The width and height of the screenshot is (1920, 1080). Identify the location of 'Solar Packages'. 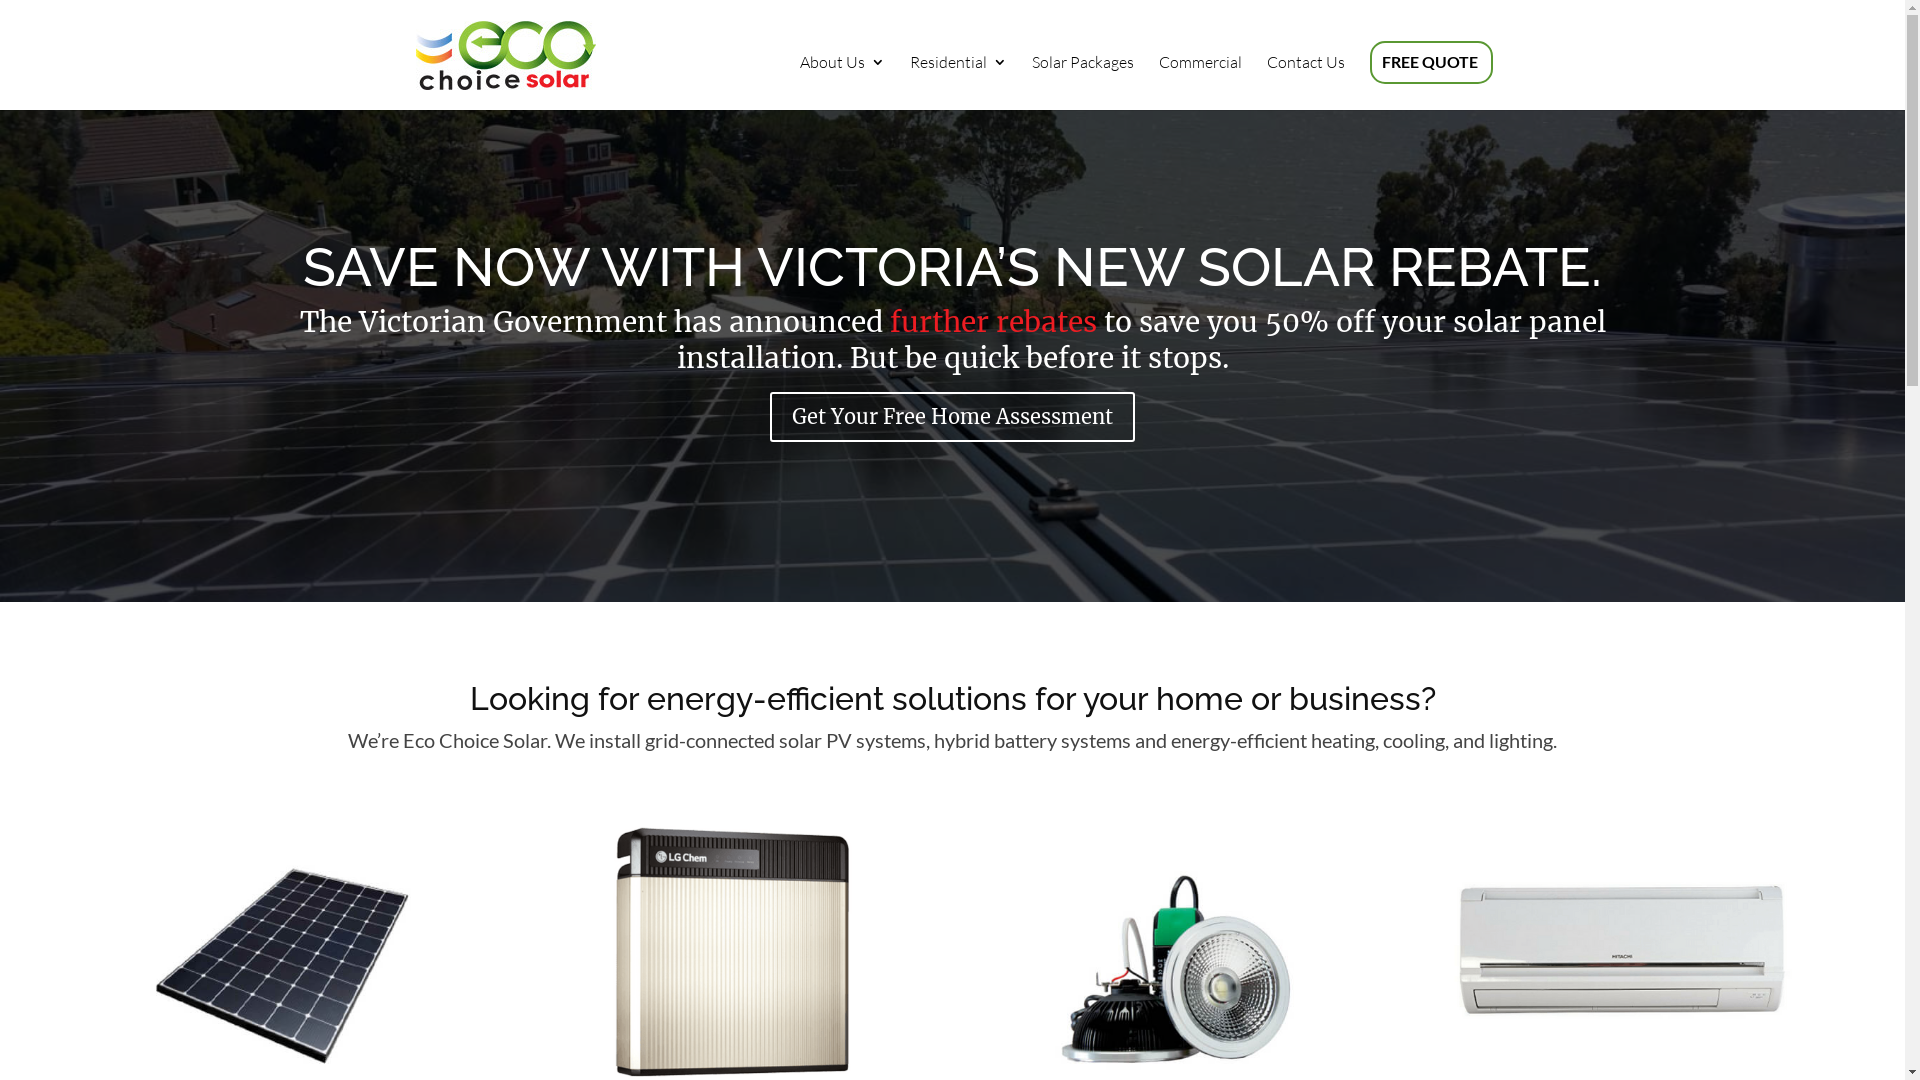
(1082, 81).